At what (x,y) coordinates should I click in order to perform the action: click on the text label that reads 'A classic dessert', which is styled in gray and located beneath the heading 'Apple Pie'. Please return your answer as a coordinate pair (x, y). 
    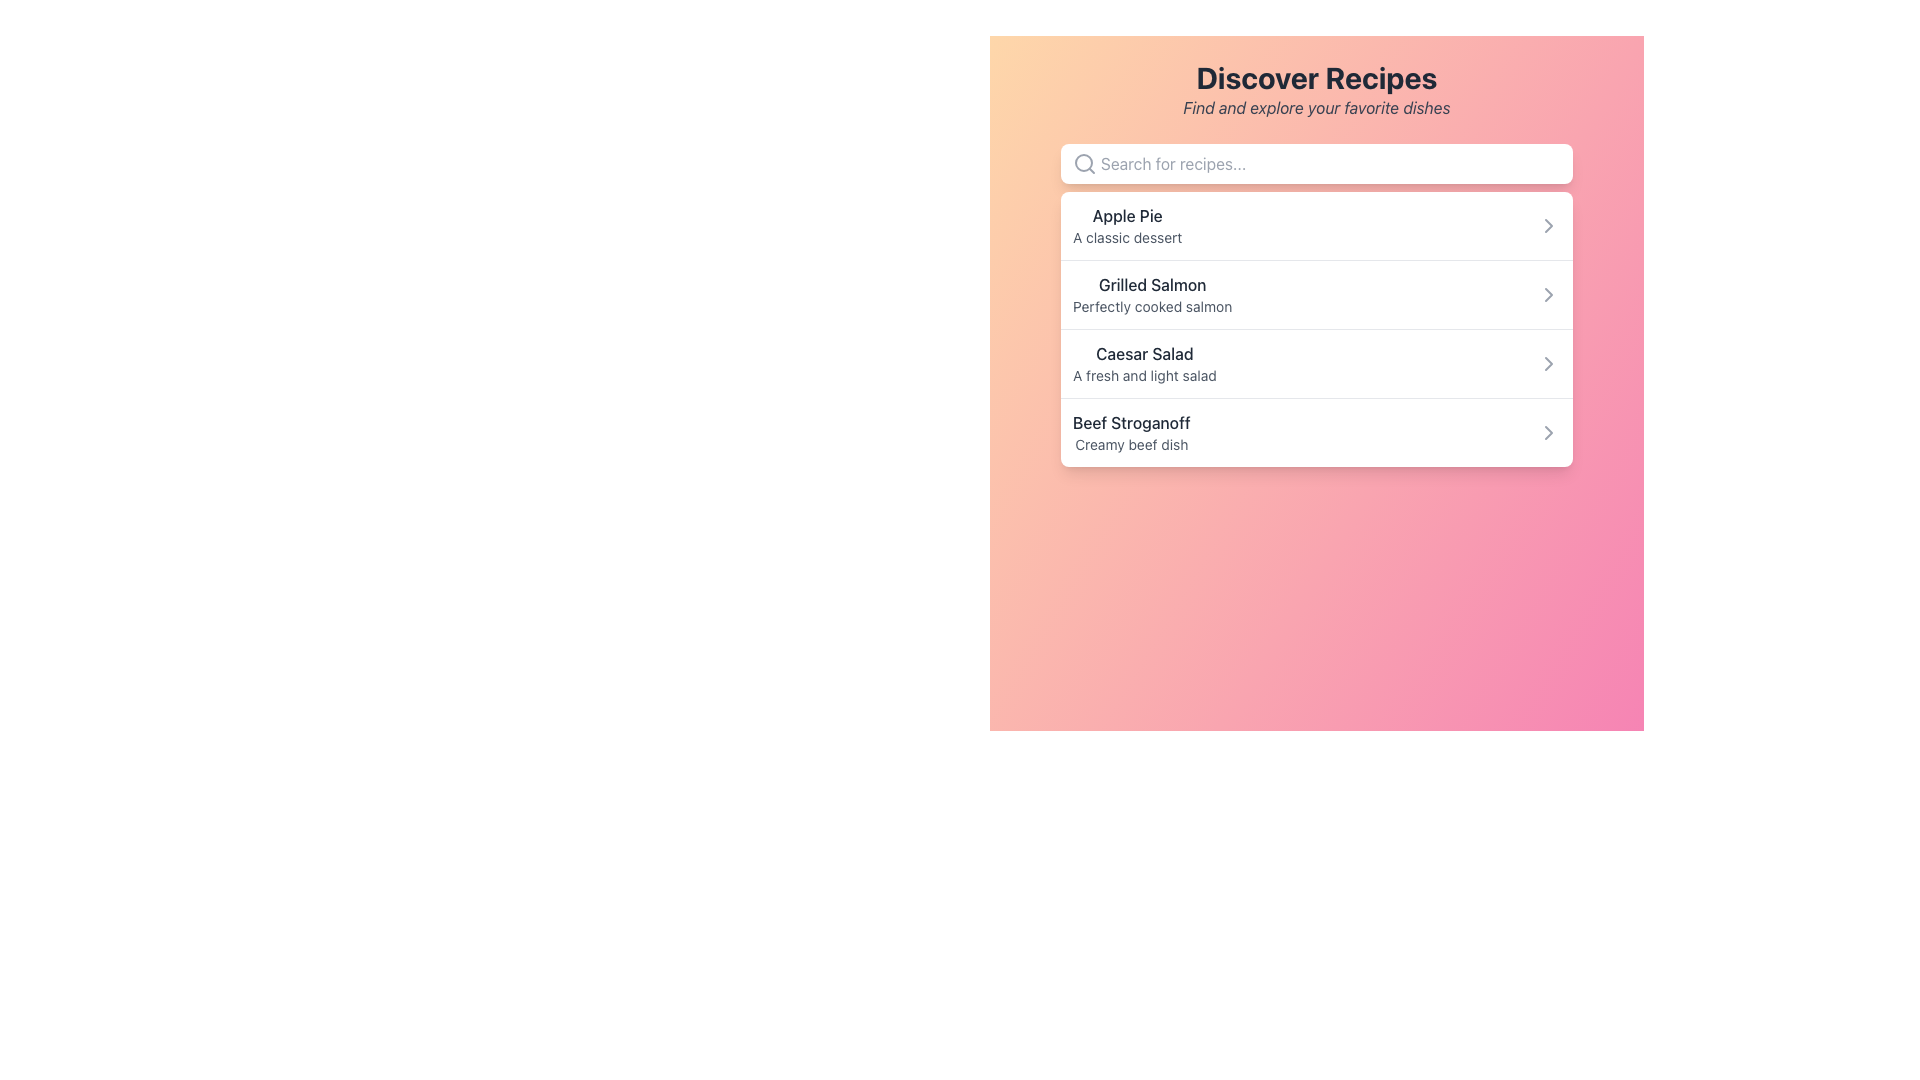
    Looking at the image, I should click on (1127, 237).